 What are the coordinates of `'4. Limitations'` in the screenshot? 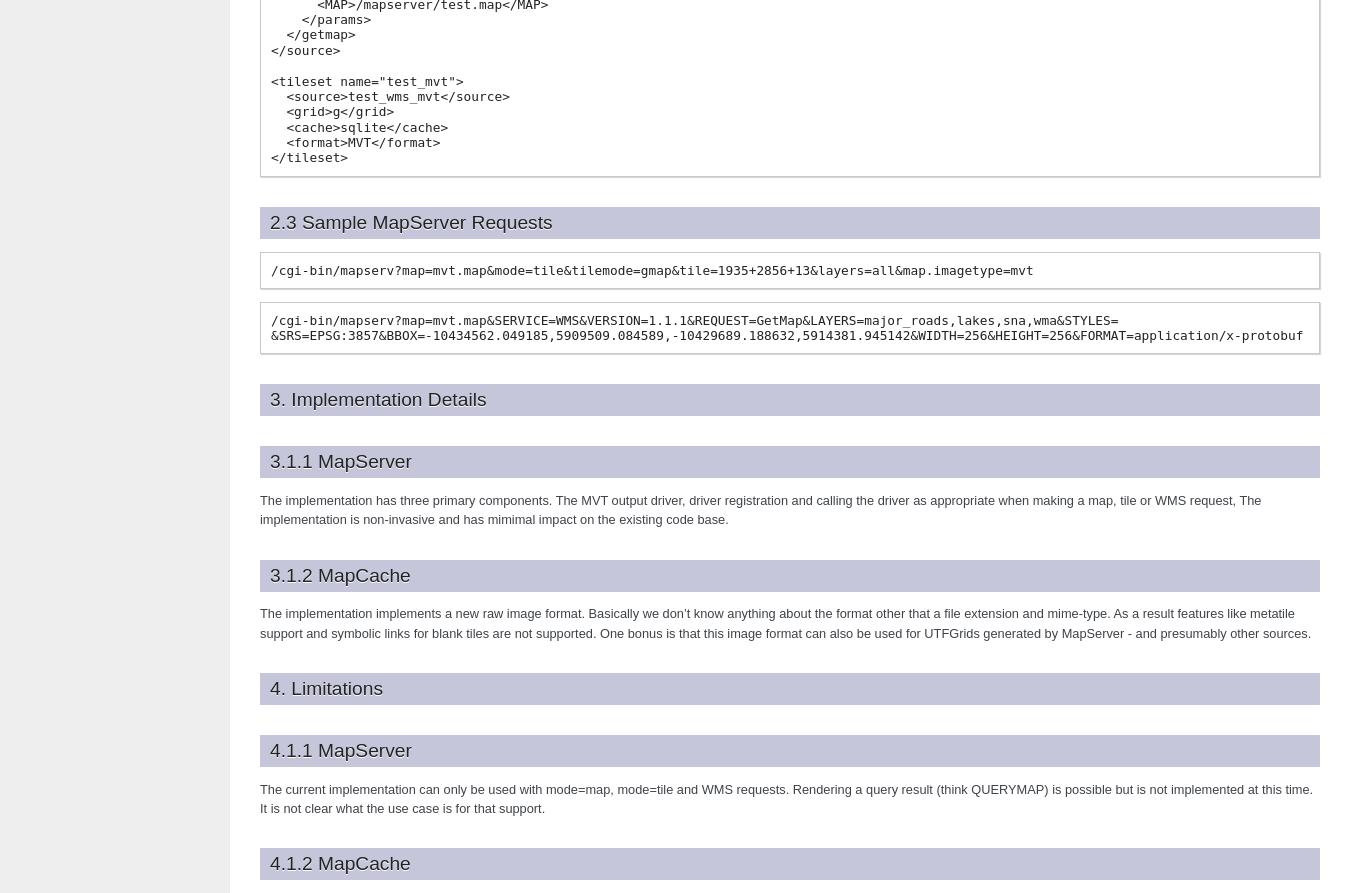 It's located at (325, 687).